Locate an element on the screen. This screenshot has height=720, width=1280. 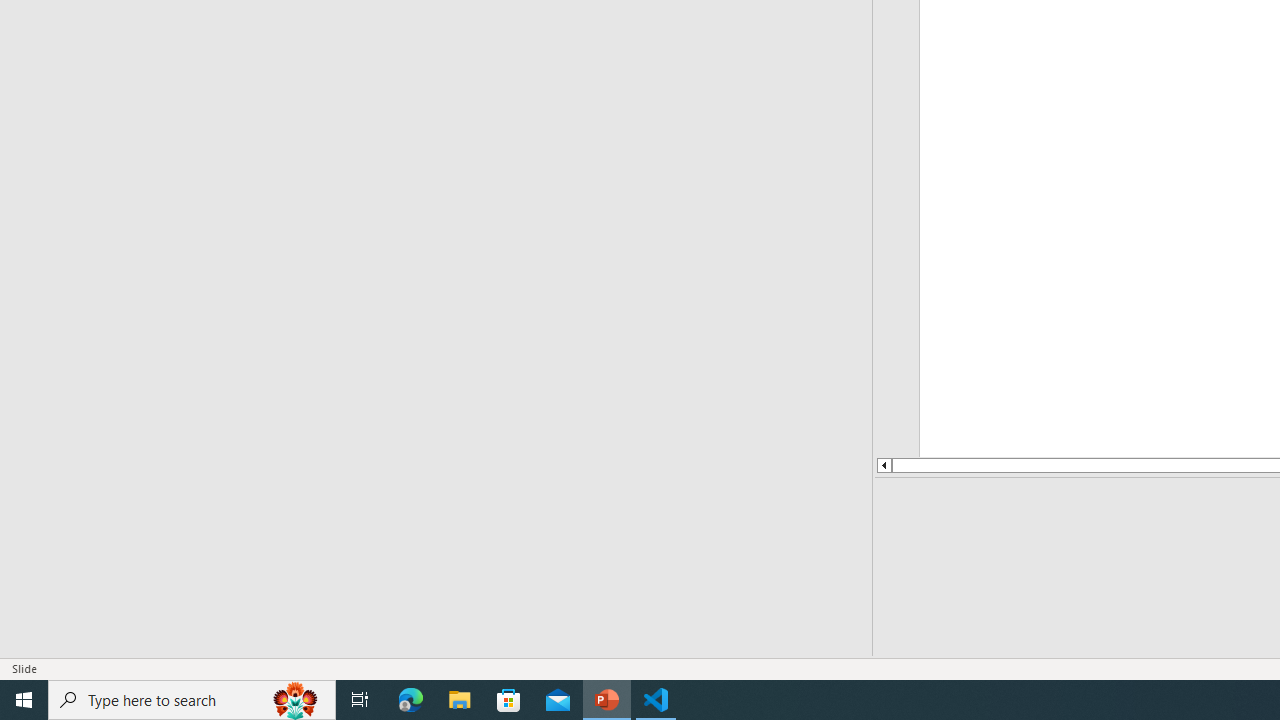
'Visual Studio Code - 1 running window' is located at coordinates (656, 698).